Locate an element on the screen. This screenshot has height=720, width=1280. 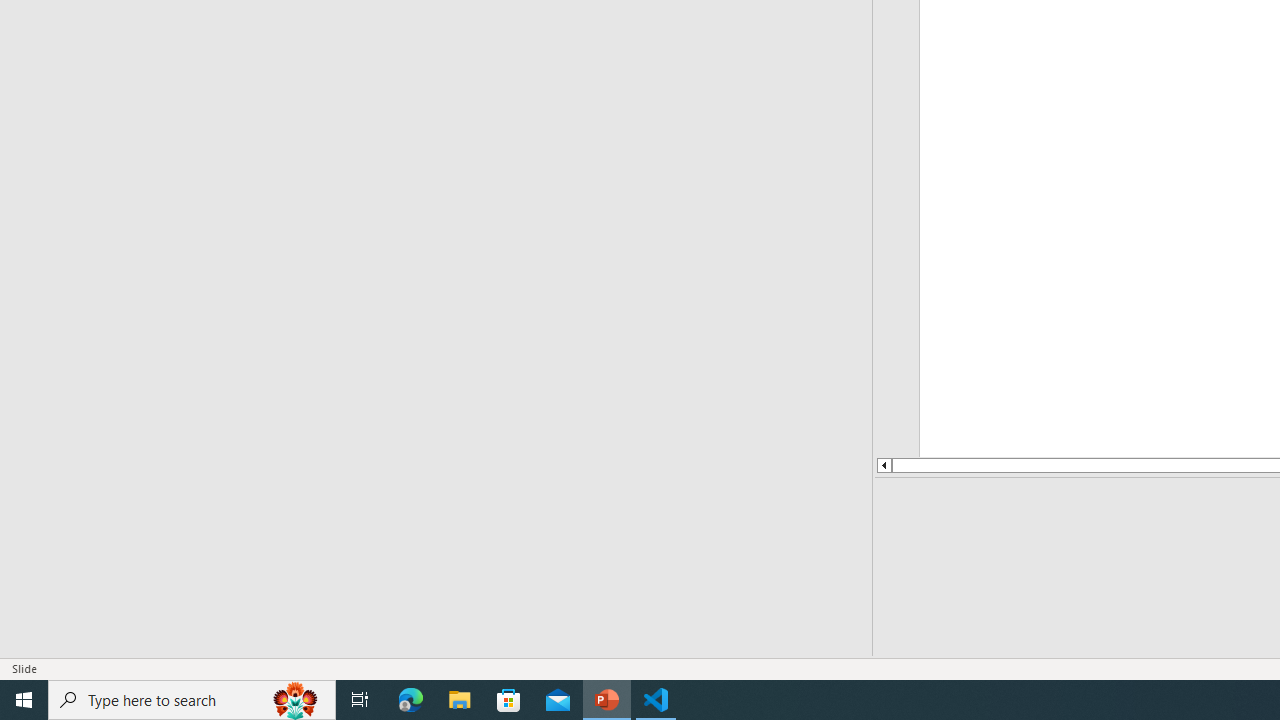
'Visual Studio Code - 1 running window' is located at coordinates (656, 698).